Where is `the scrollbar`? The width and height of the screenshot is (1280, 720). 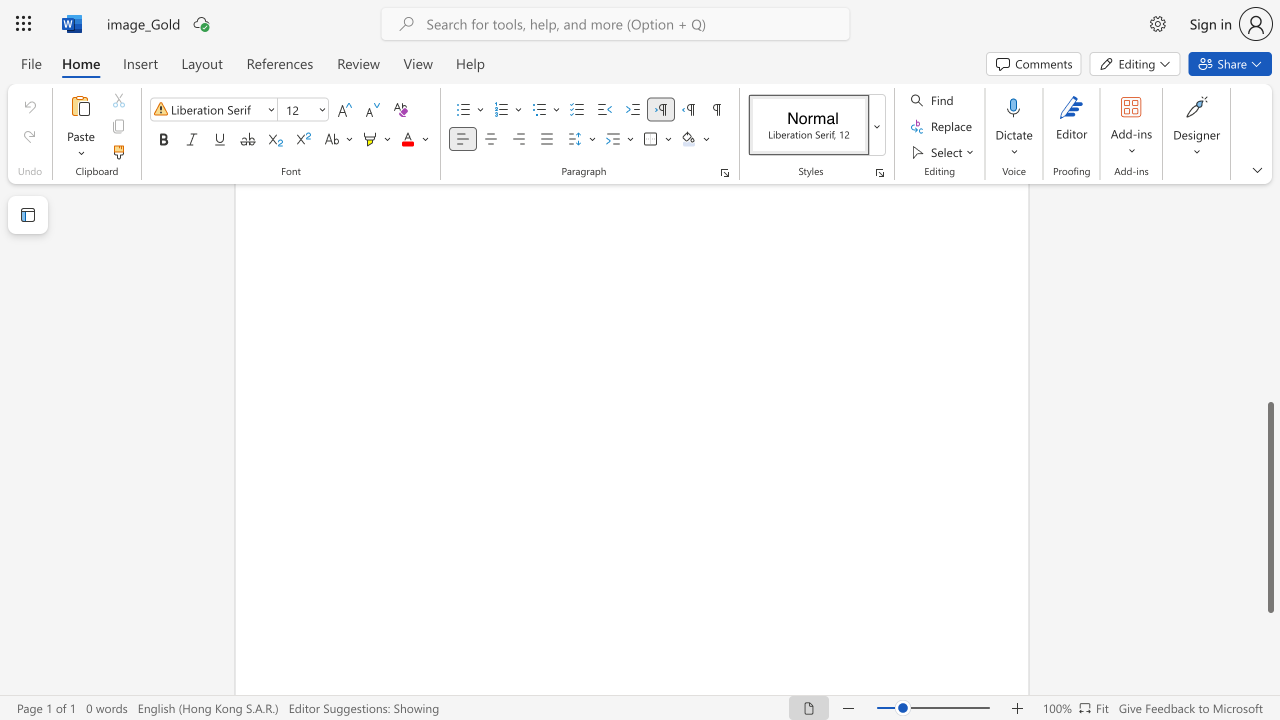
the scrollbar is located at coordinates (1269, 228).